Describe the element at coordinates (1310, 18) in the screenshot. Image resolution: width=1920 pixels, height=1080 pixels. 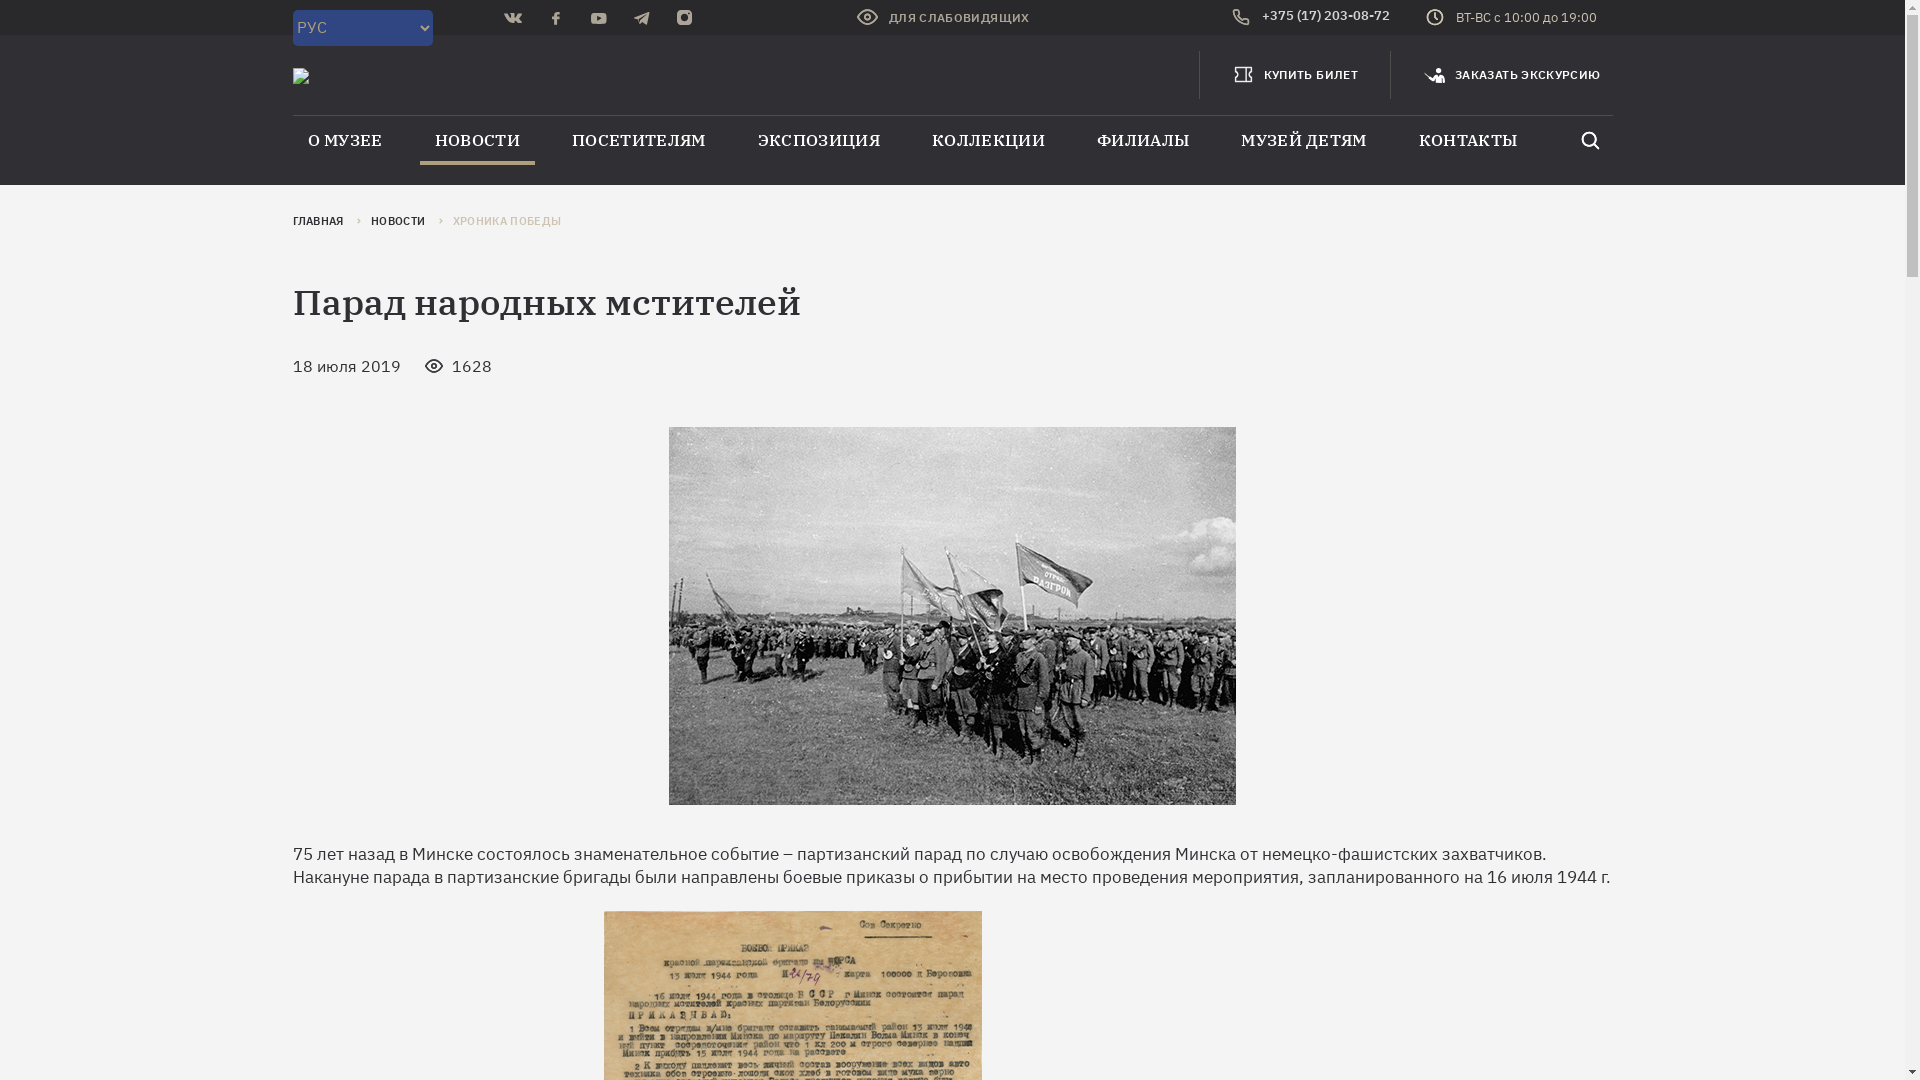
I see `'+375 (17) 203-08-72'` at that location.